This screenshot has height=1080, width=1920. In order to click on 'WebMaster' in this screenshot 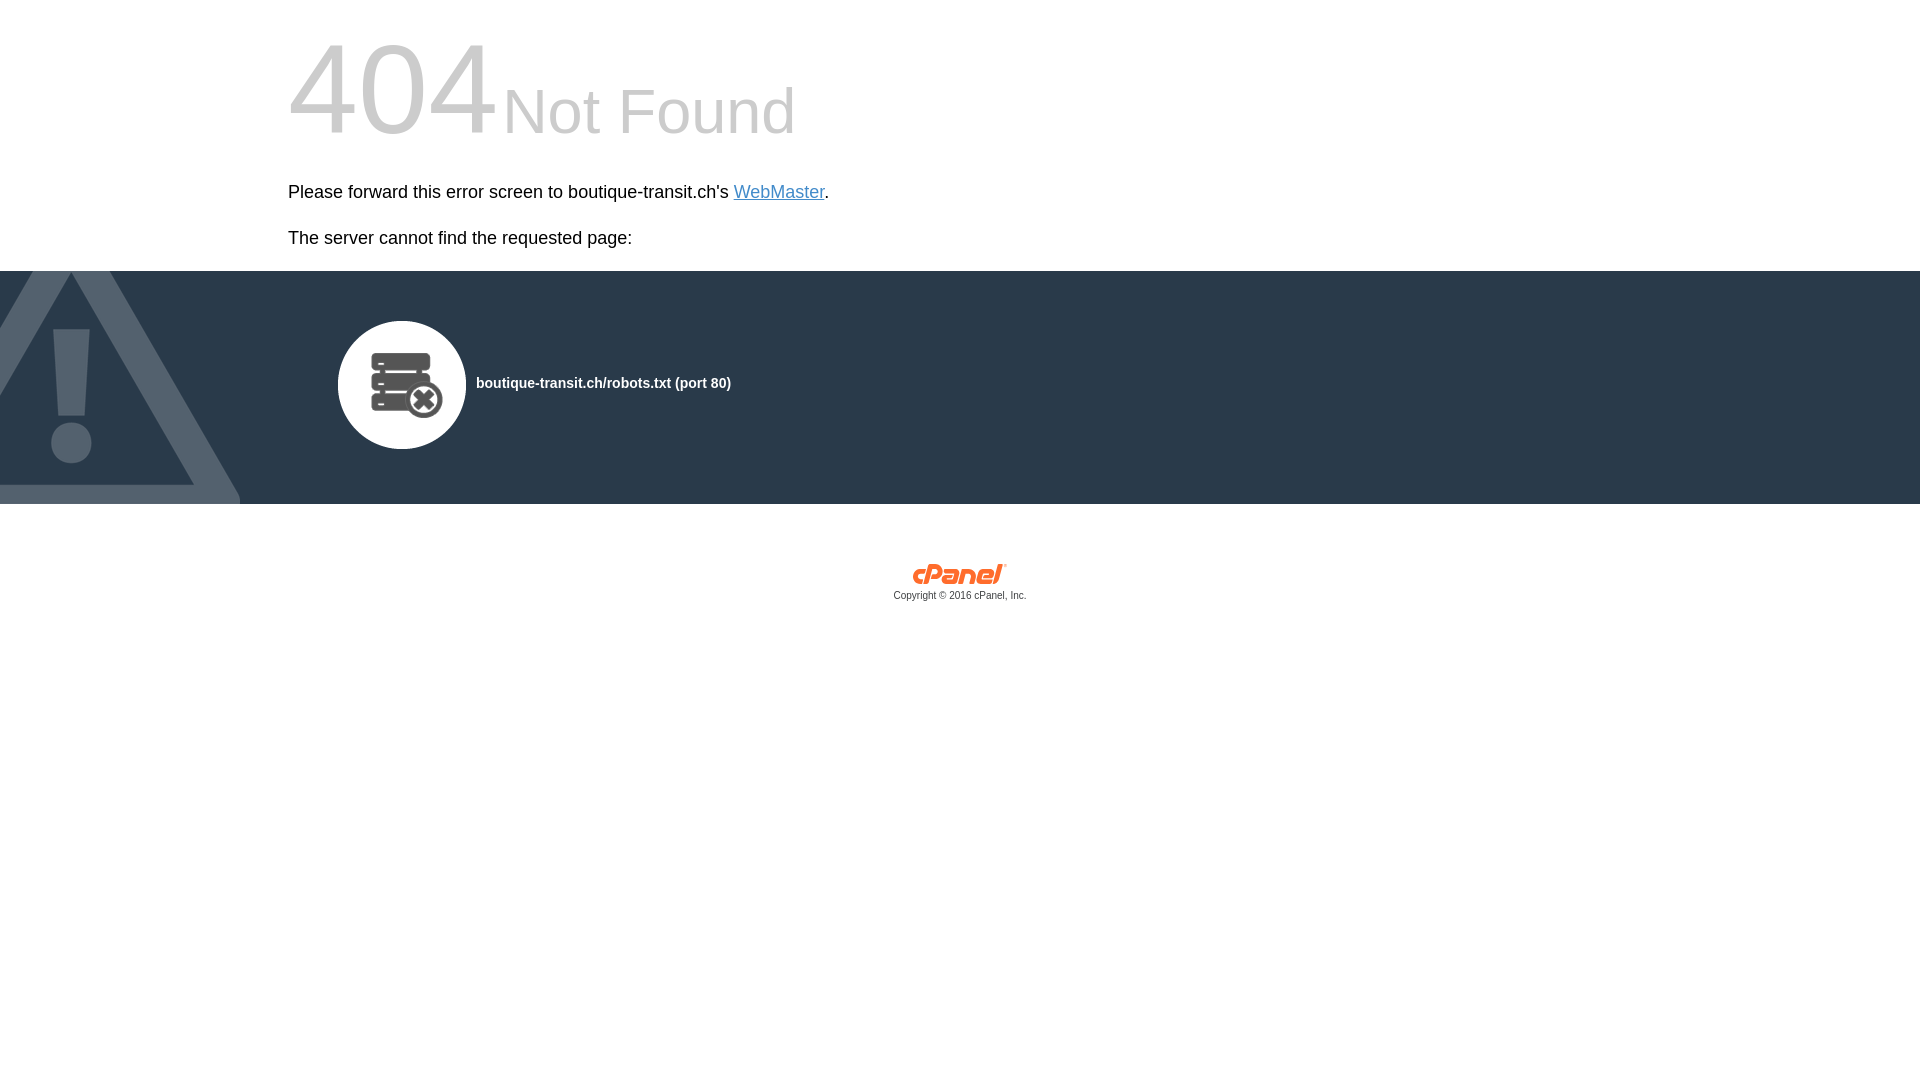, I will do `click(778, 192)`.